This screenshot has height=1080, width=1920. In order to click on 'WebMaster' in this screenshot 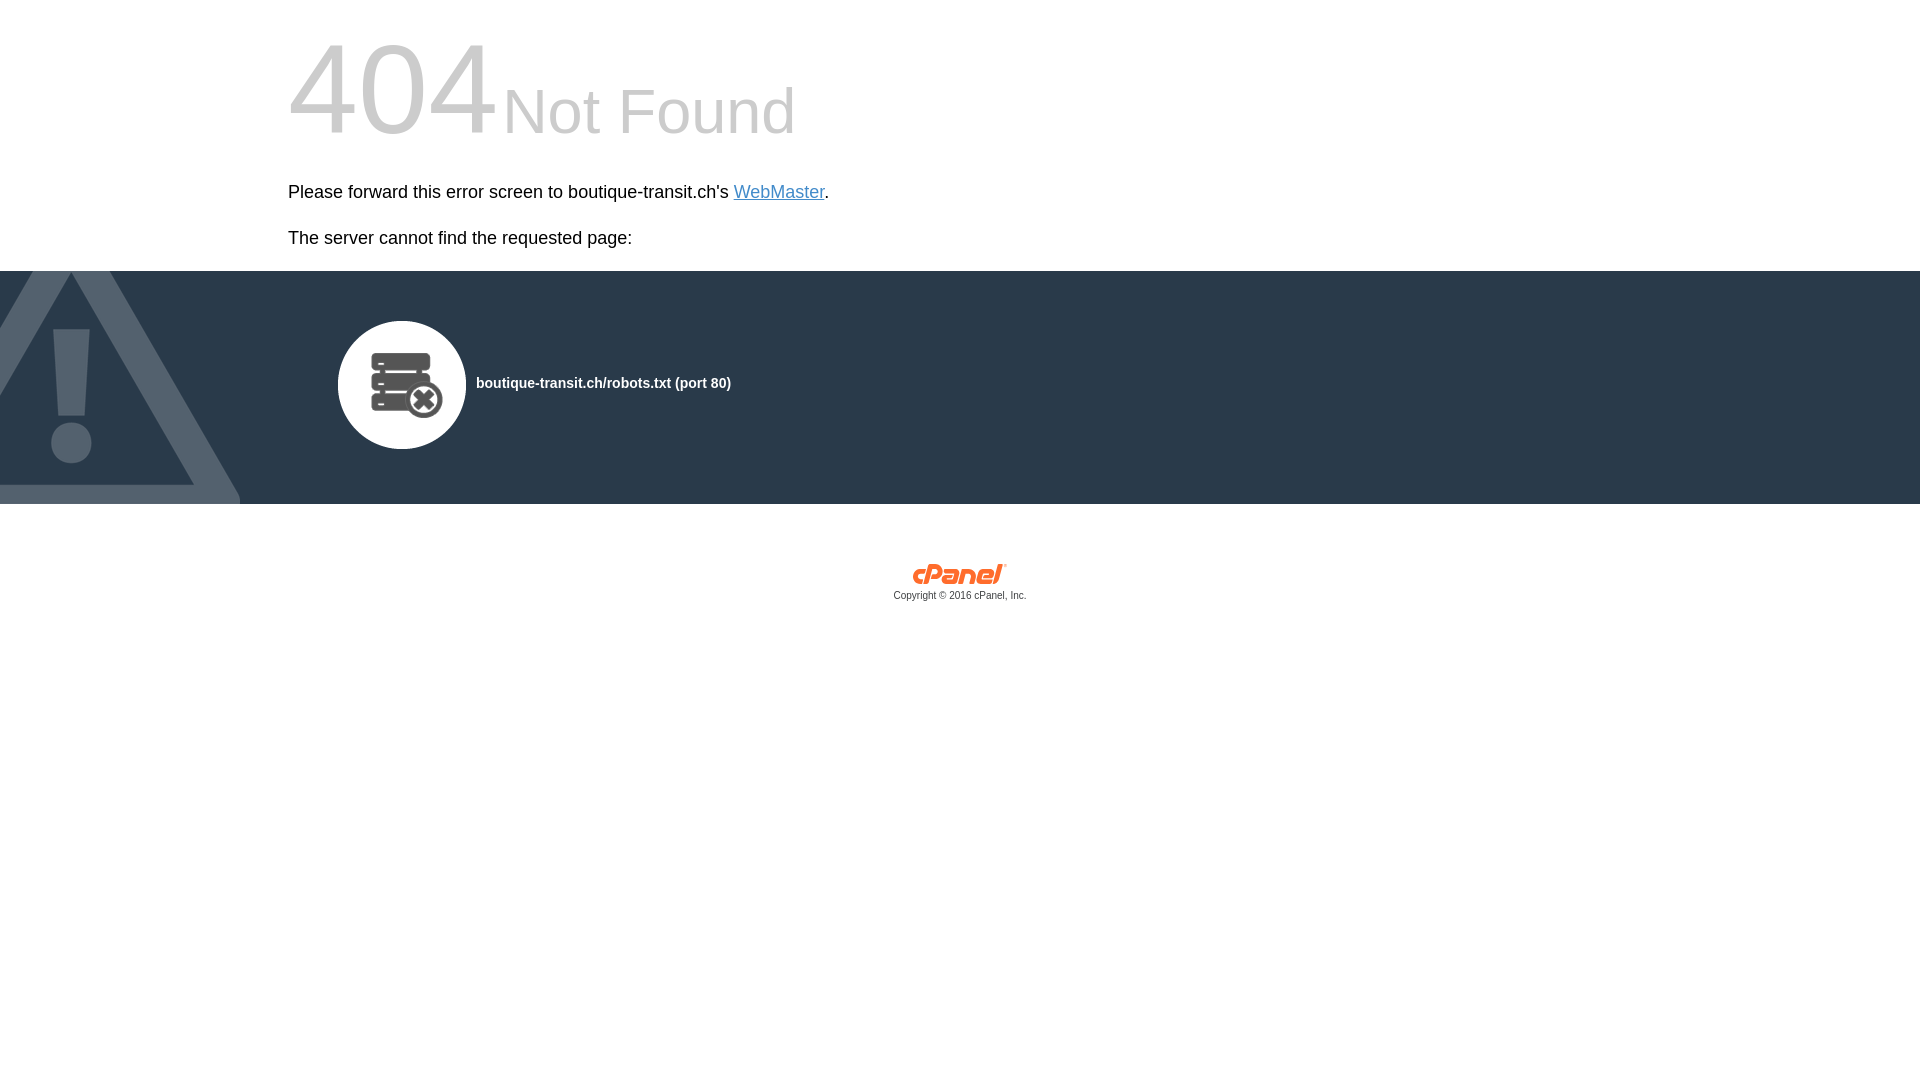, I will do `click(778, 192)`.